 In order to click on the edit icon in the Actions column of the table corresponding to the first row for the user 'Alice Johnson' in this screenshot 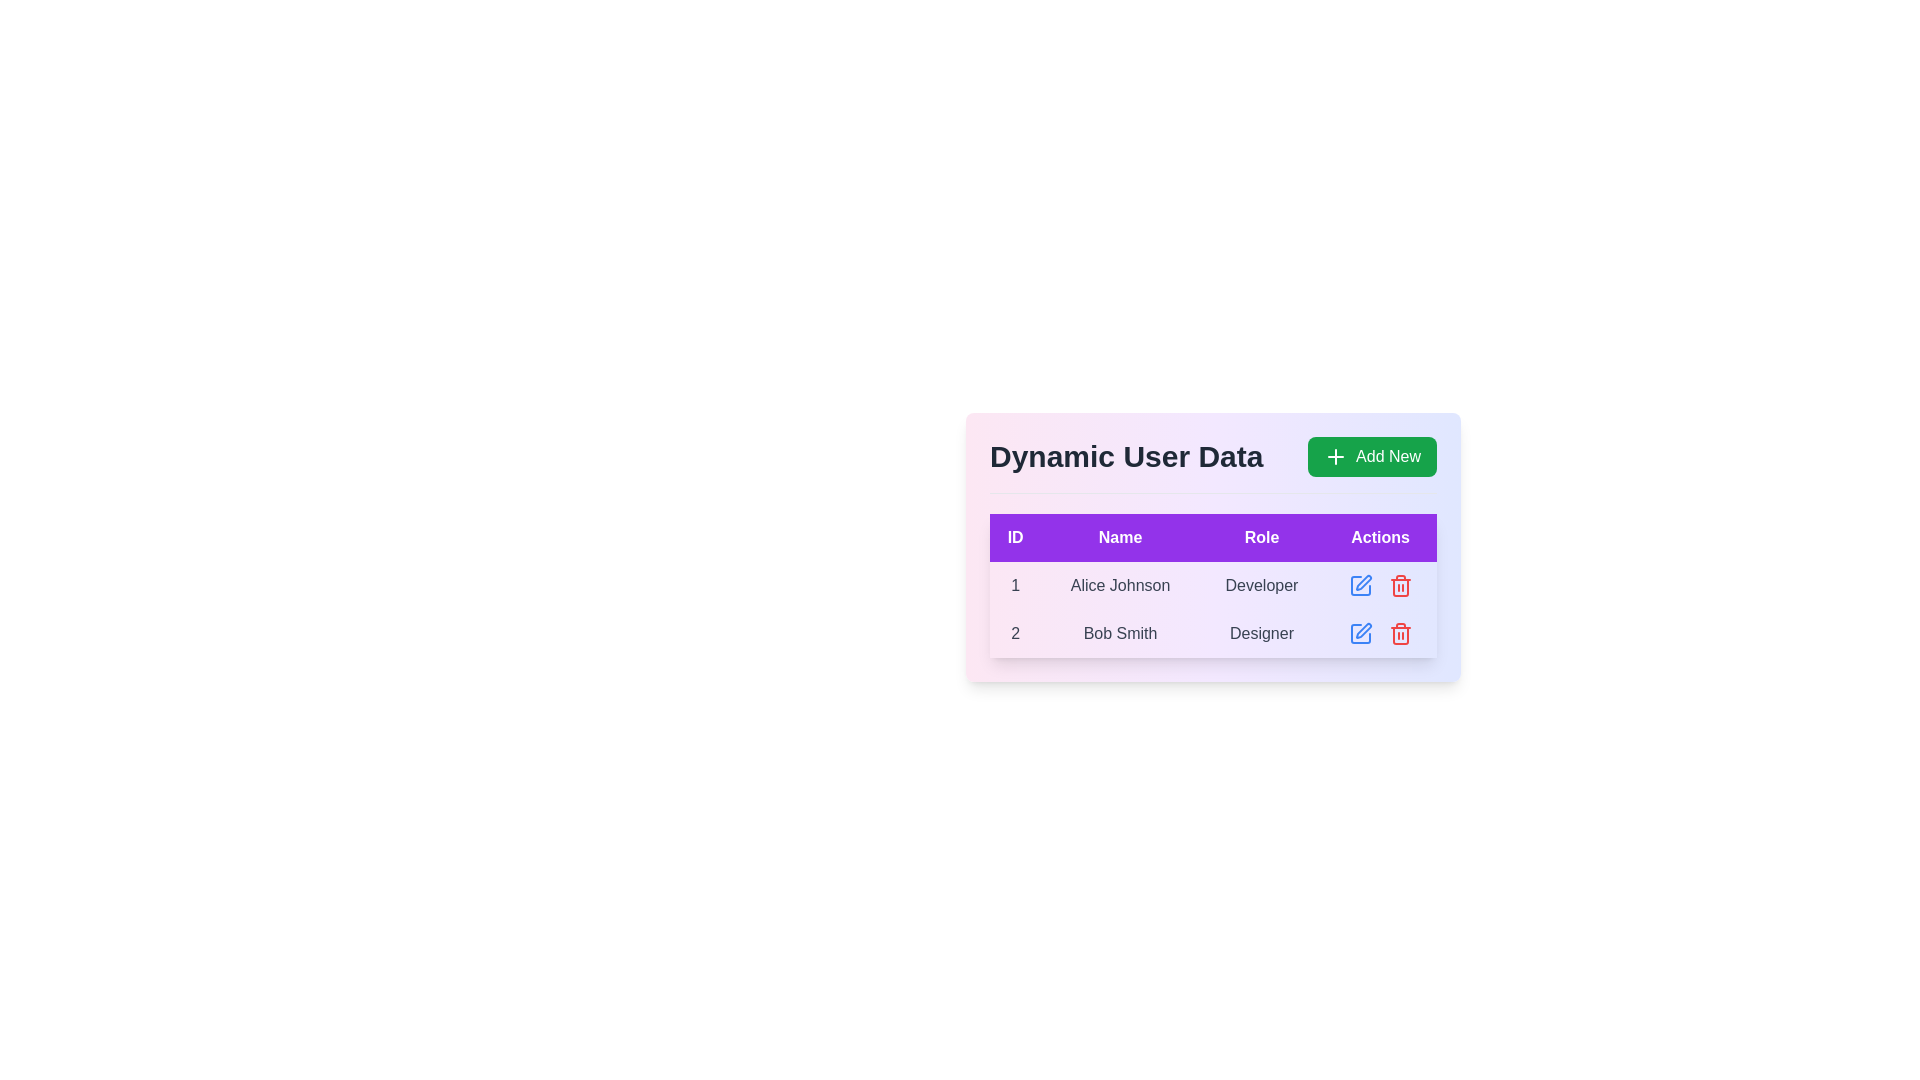, I will do `click(1362, 631)`.